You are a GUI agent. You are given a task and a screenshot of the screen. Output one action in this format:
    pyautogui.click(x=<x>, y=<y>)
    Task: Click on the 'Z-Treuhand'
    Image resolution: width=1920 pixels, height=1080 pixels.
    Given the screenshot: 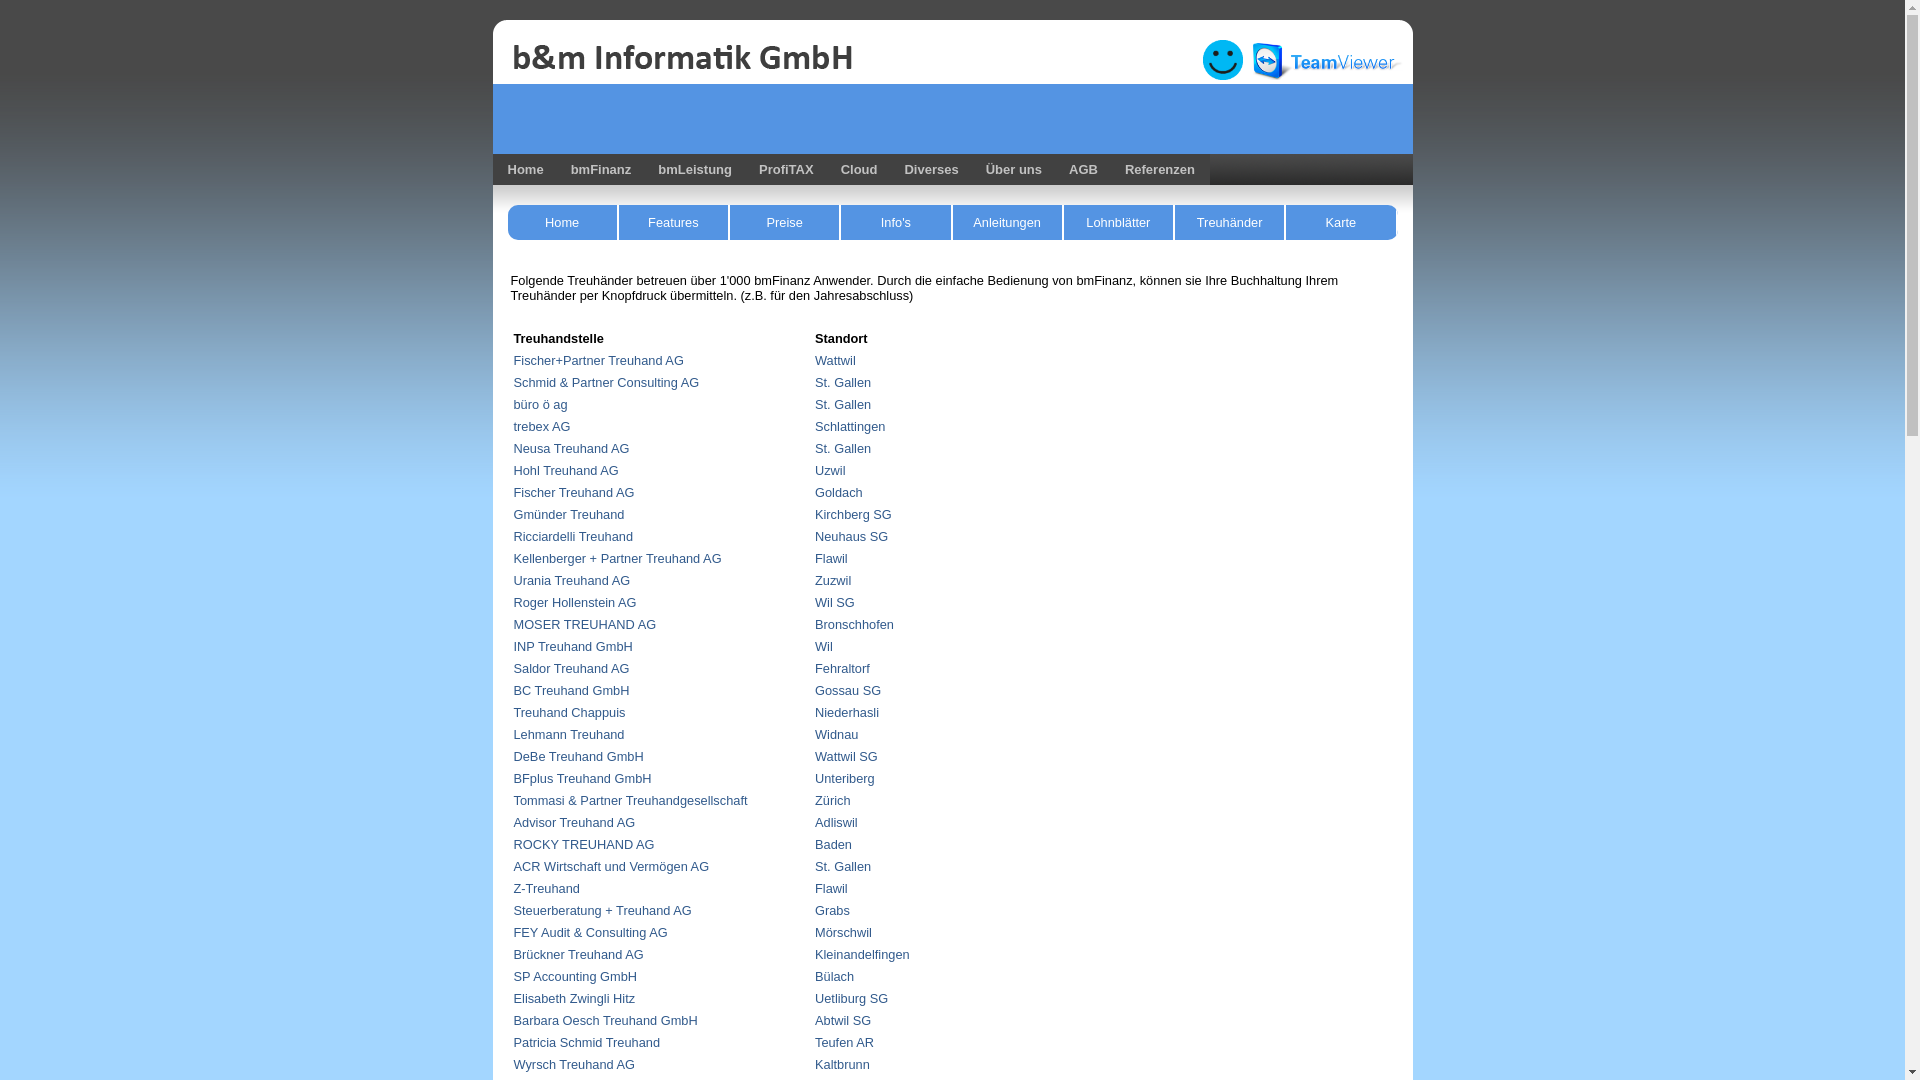 What is the action you would take?
    pyautogui.click(x=547, y=887)
    